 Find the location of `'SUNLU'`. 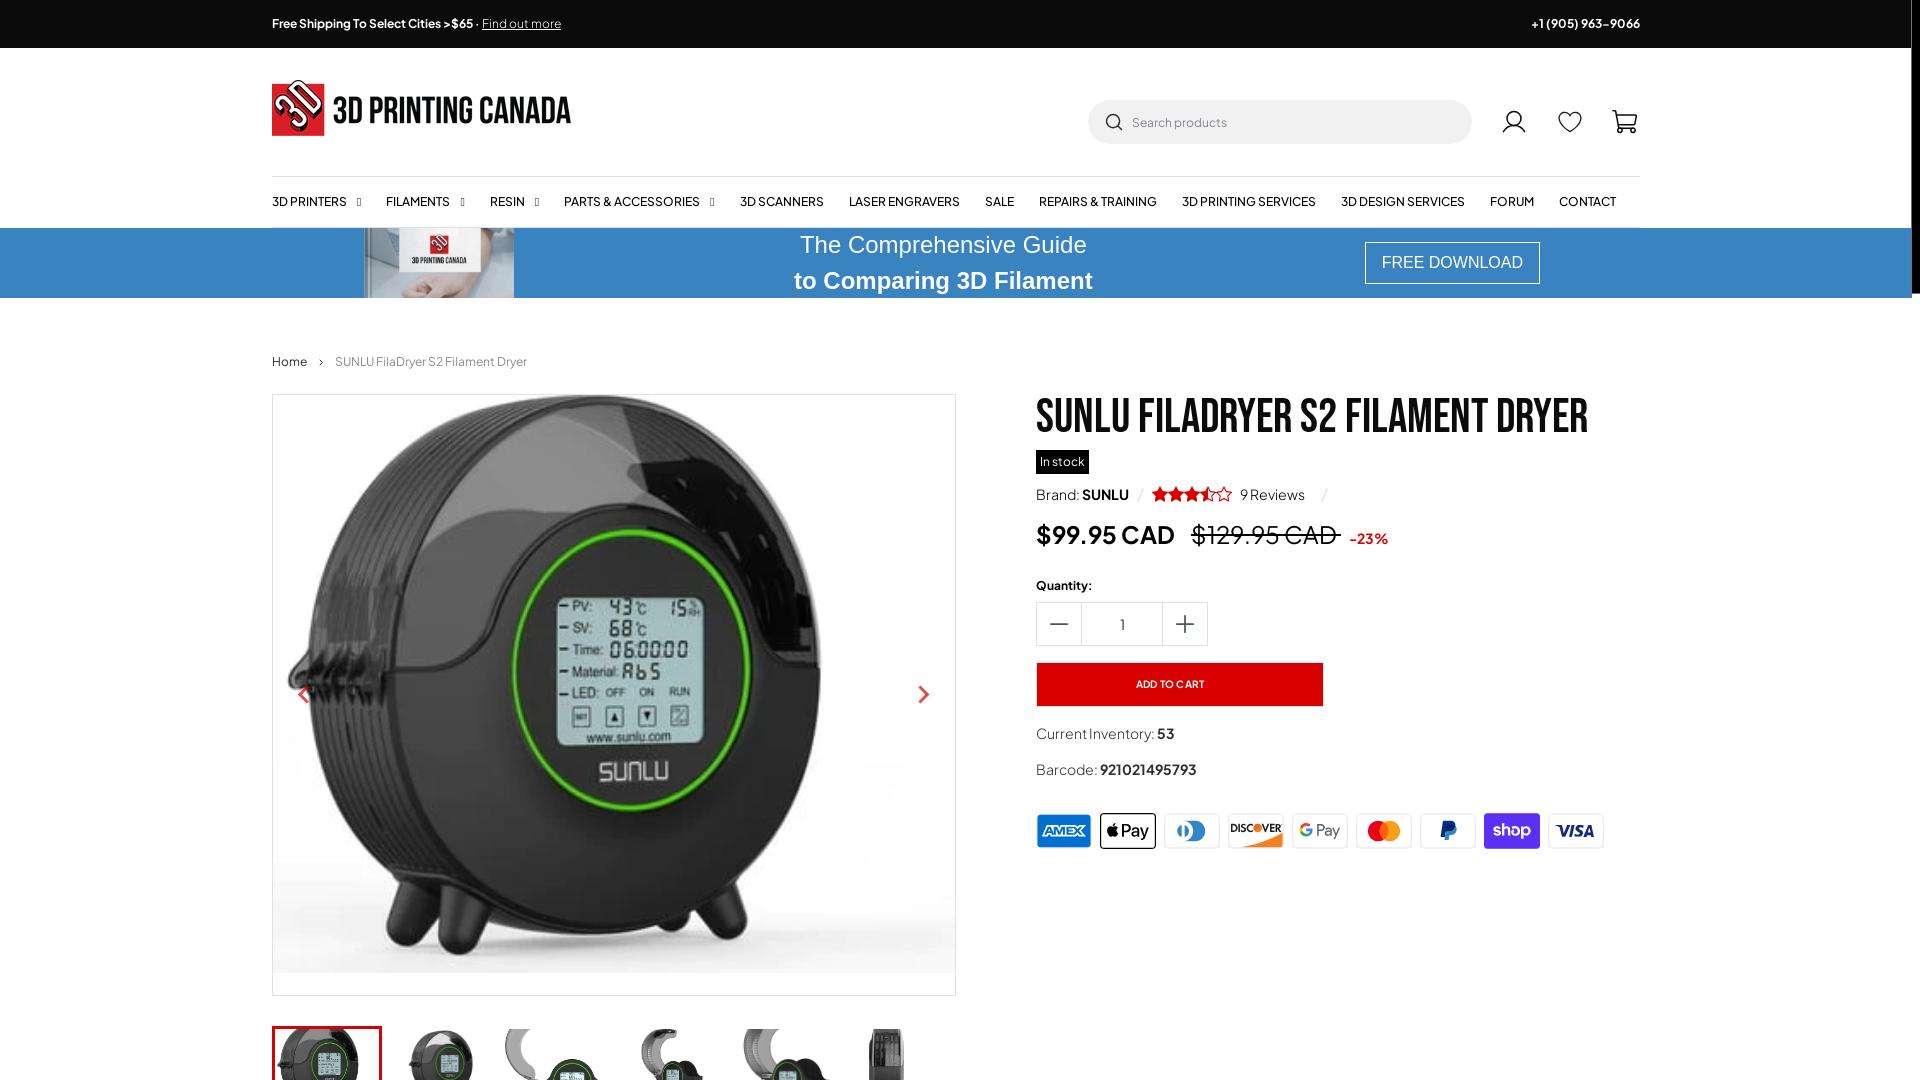

'SUNLU' is located at coordinates (1104, 493).